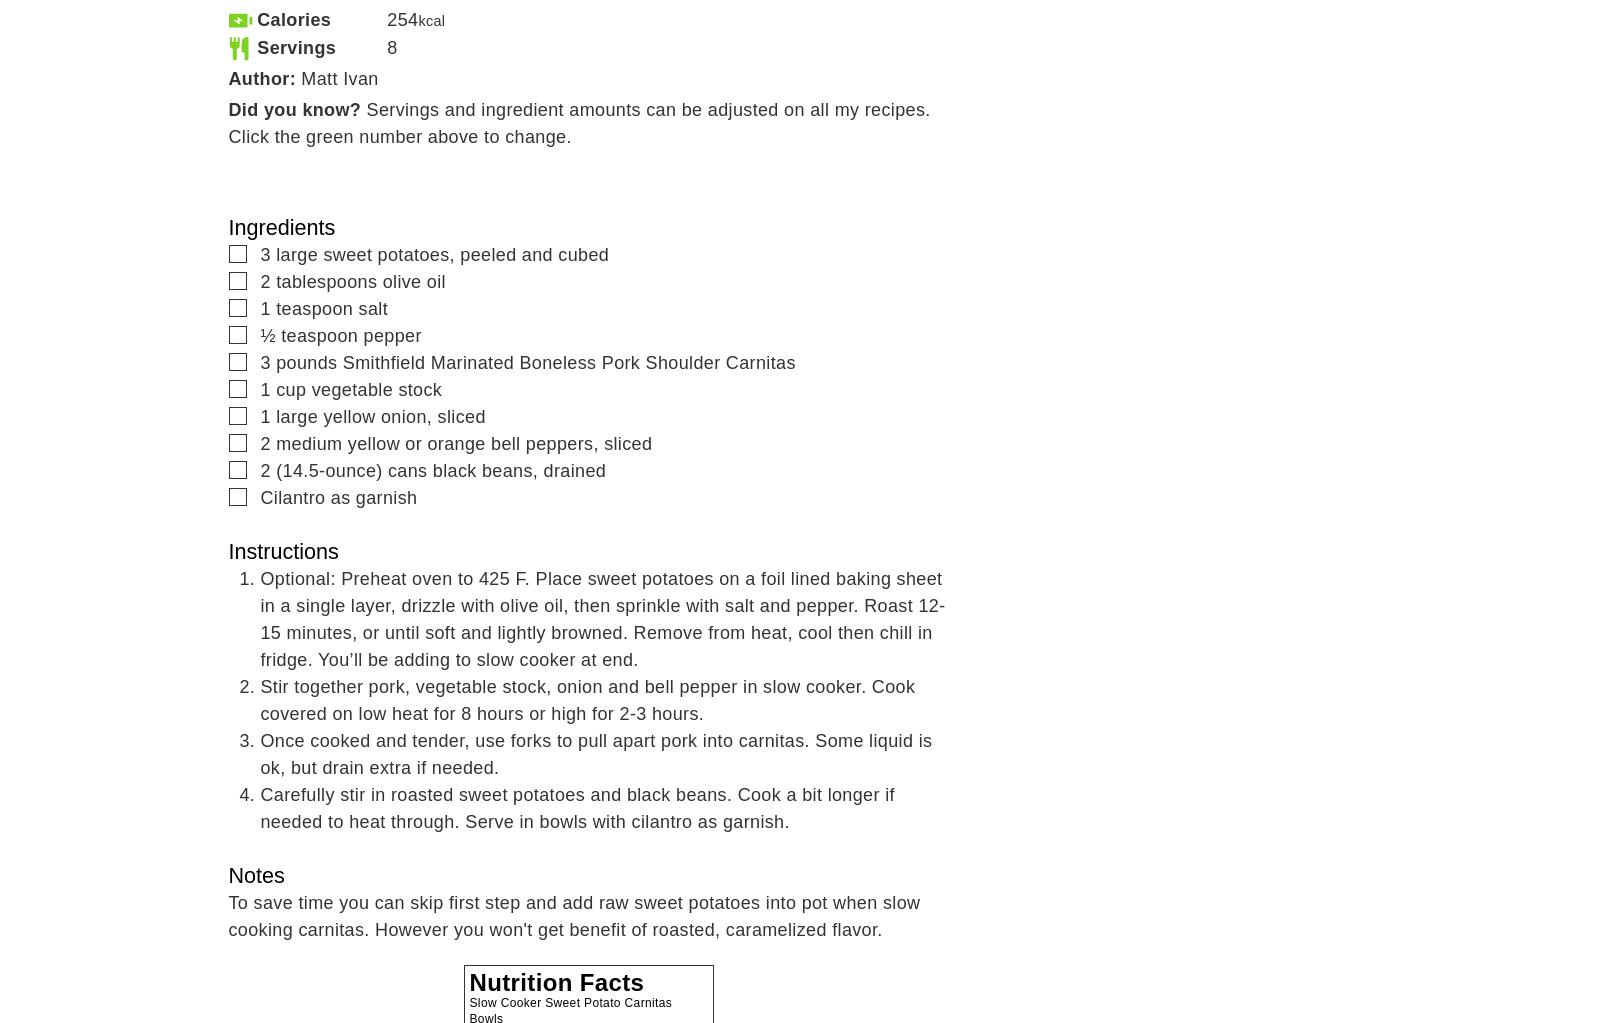 The width and height of the screenshot is (1600, 1023). Describe the element at coordinates (260, 497) in the screenshot. I see `'Cilantro as garnish'` at that location.